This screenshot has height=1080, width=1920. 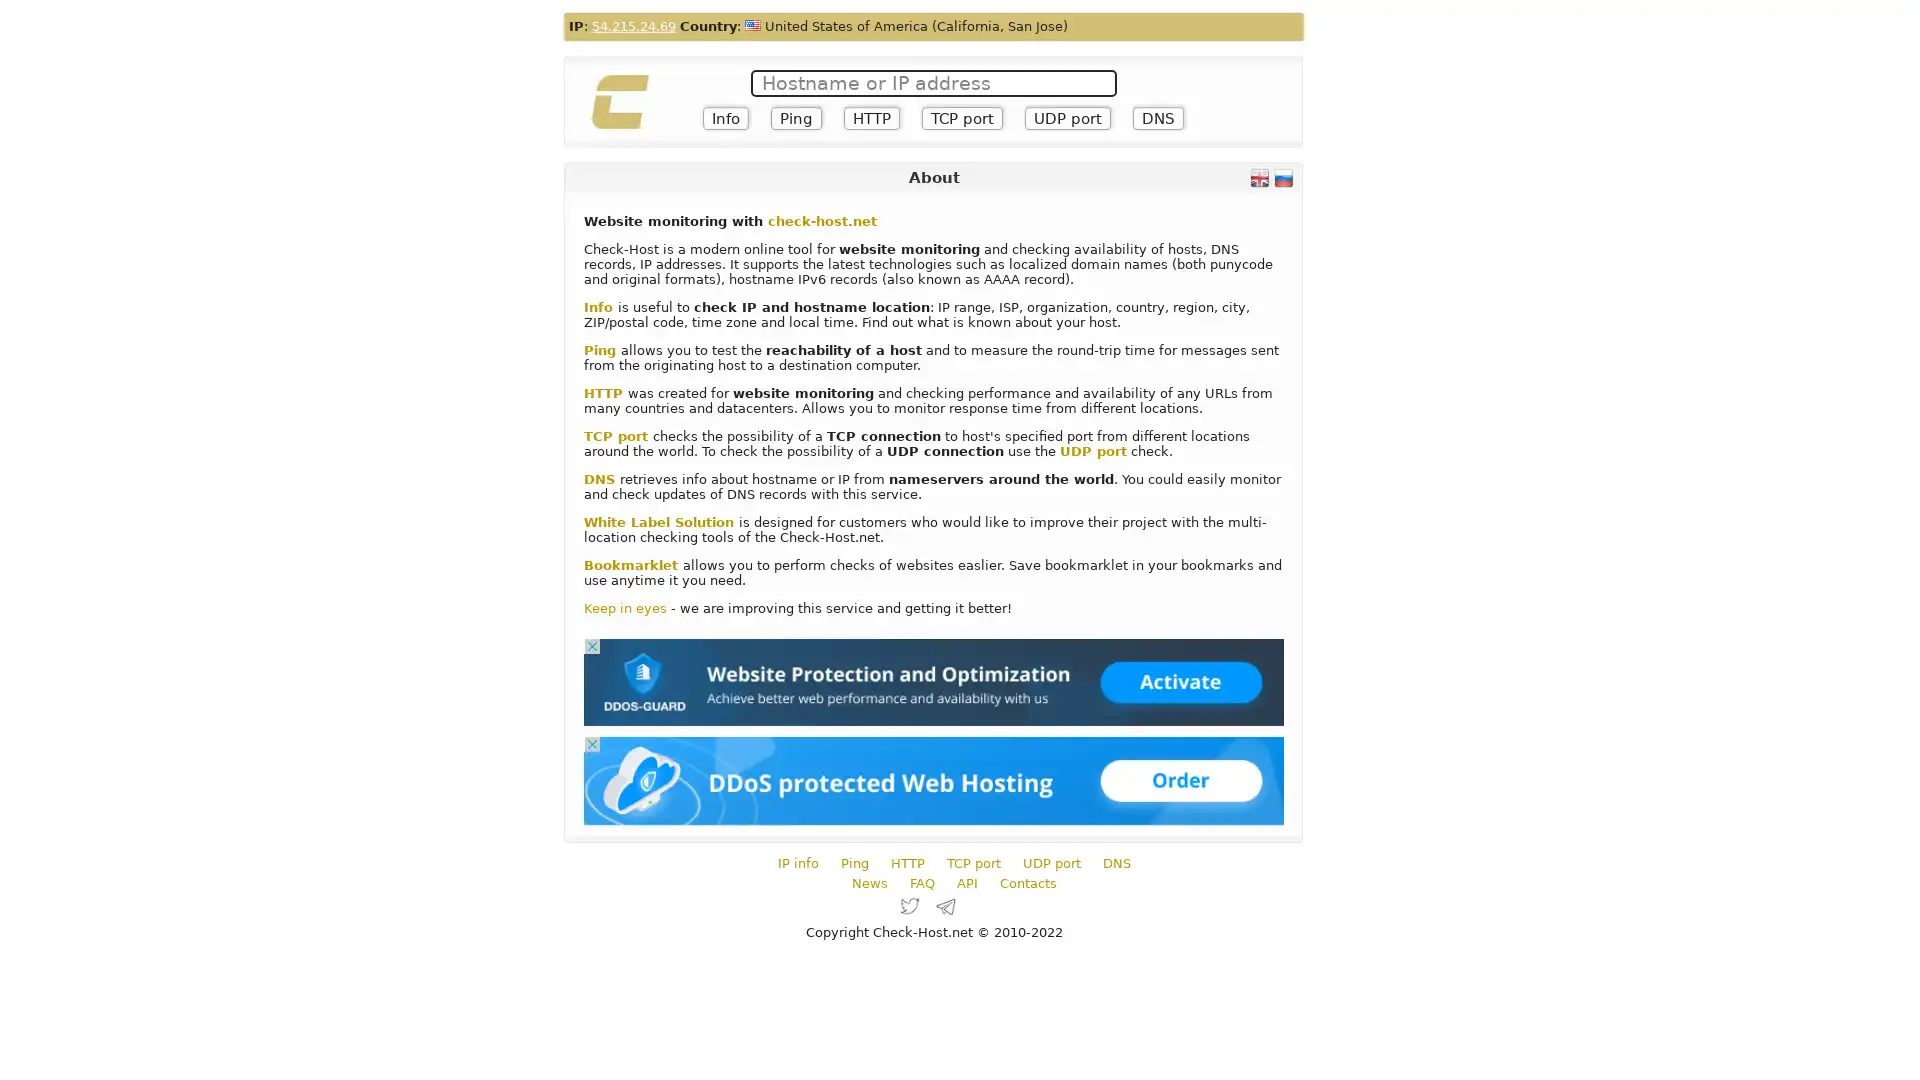 I want to click on DNS, so click(x=1157, y=118).